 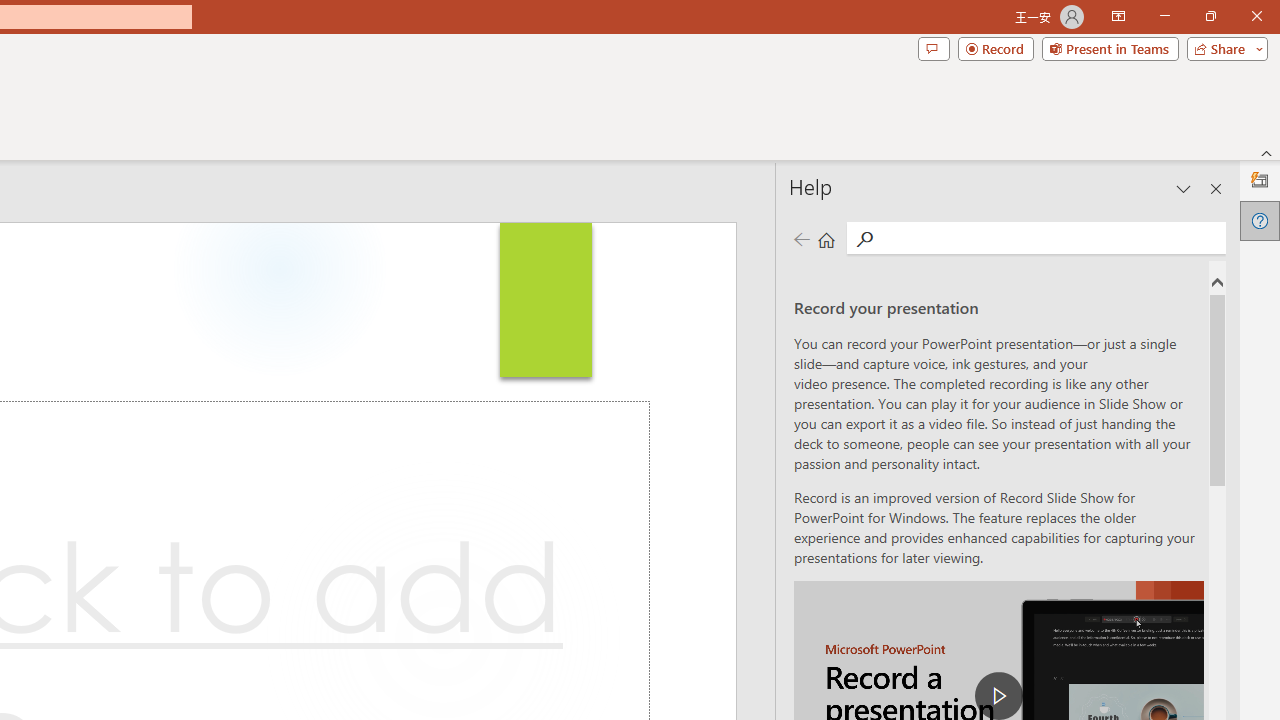 I want to click on 'Close', so click(x=1255, y=16).